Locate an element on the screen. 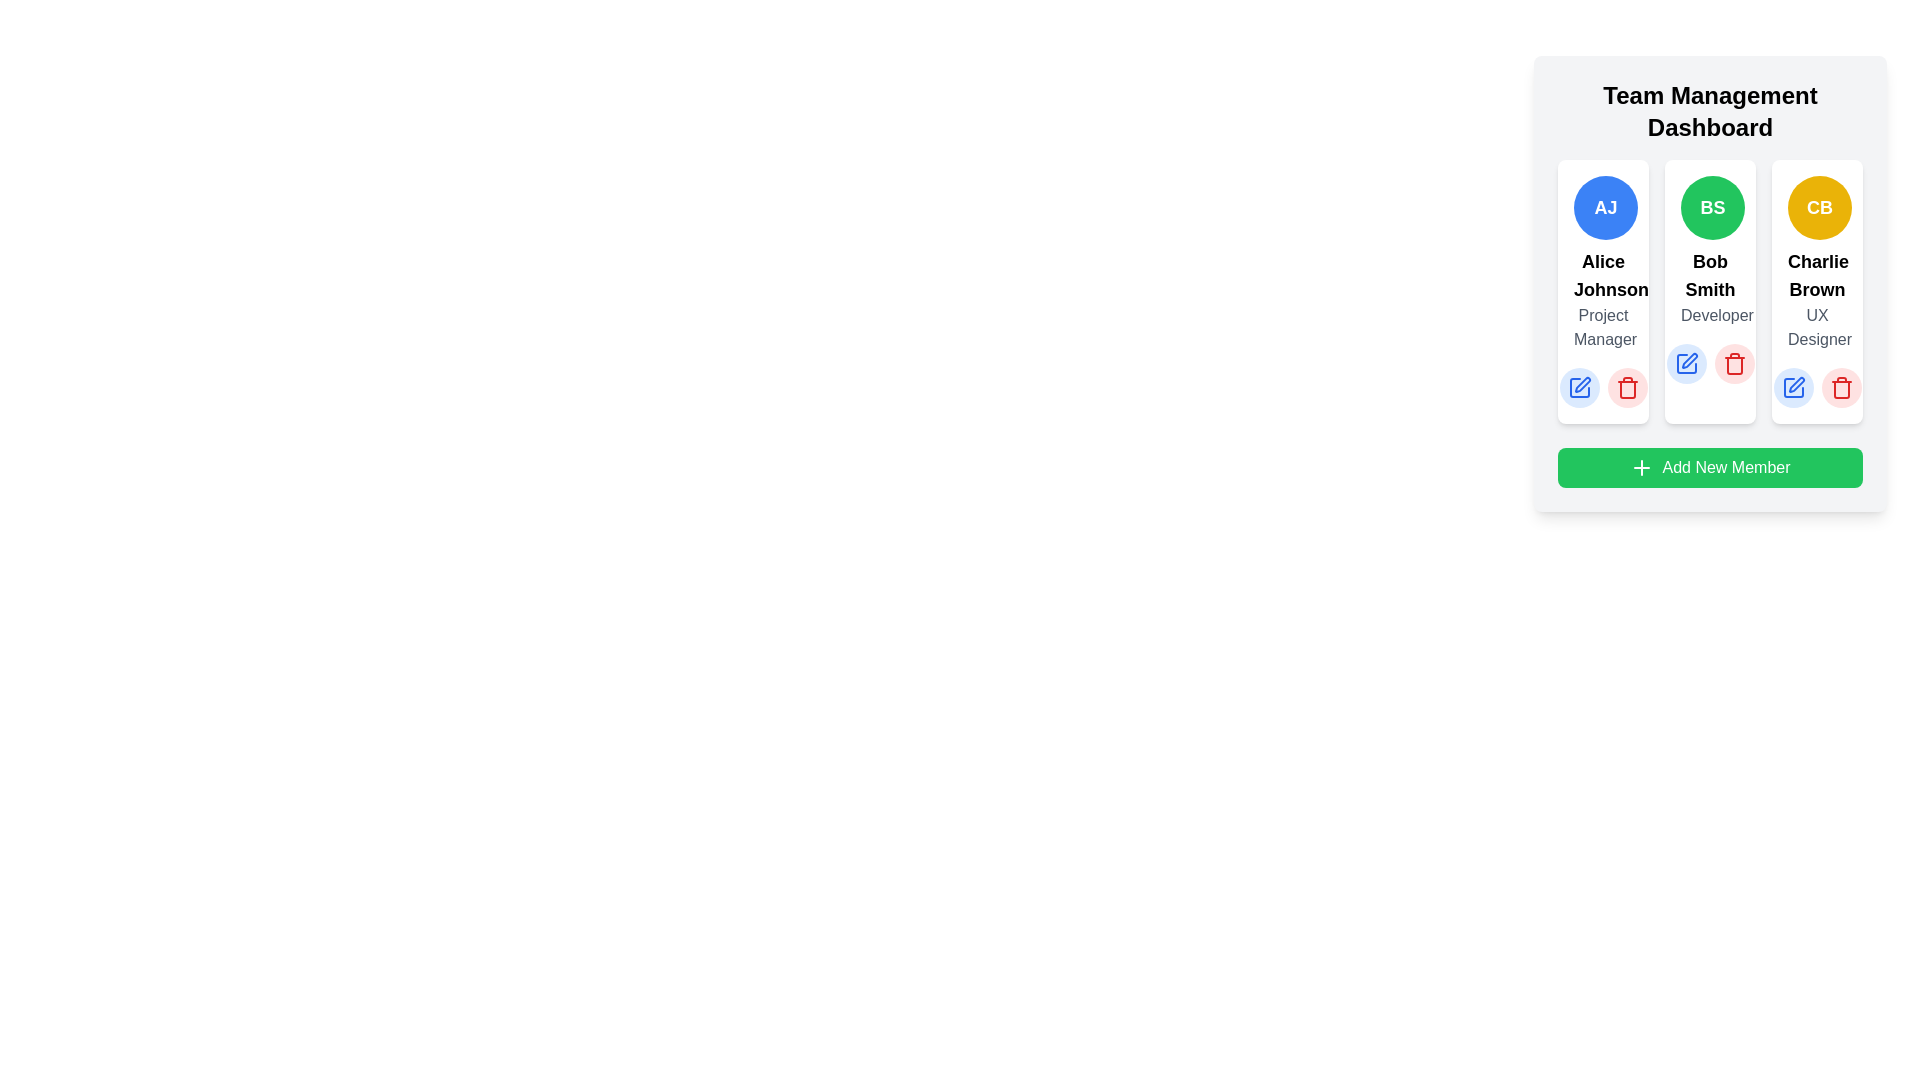  the circular avatar with a green background and white text displaying 'BS', located at the top-center of the card representing 'Bob Smith' in the Team Management Dashboard is located at coordinates (1712, 208).